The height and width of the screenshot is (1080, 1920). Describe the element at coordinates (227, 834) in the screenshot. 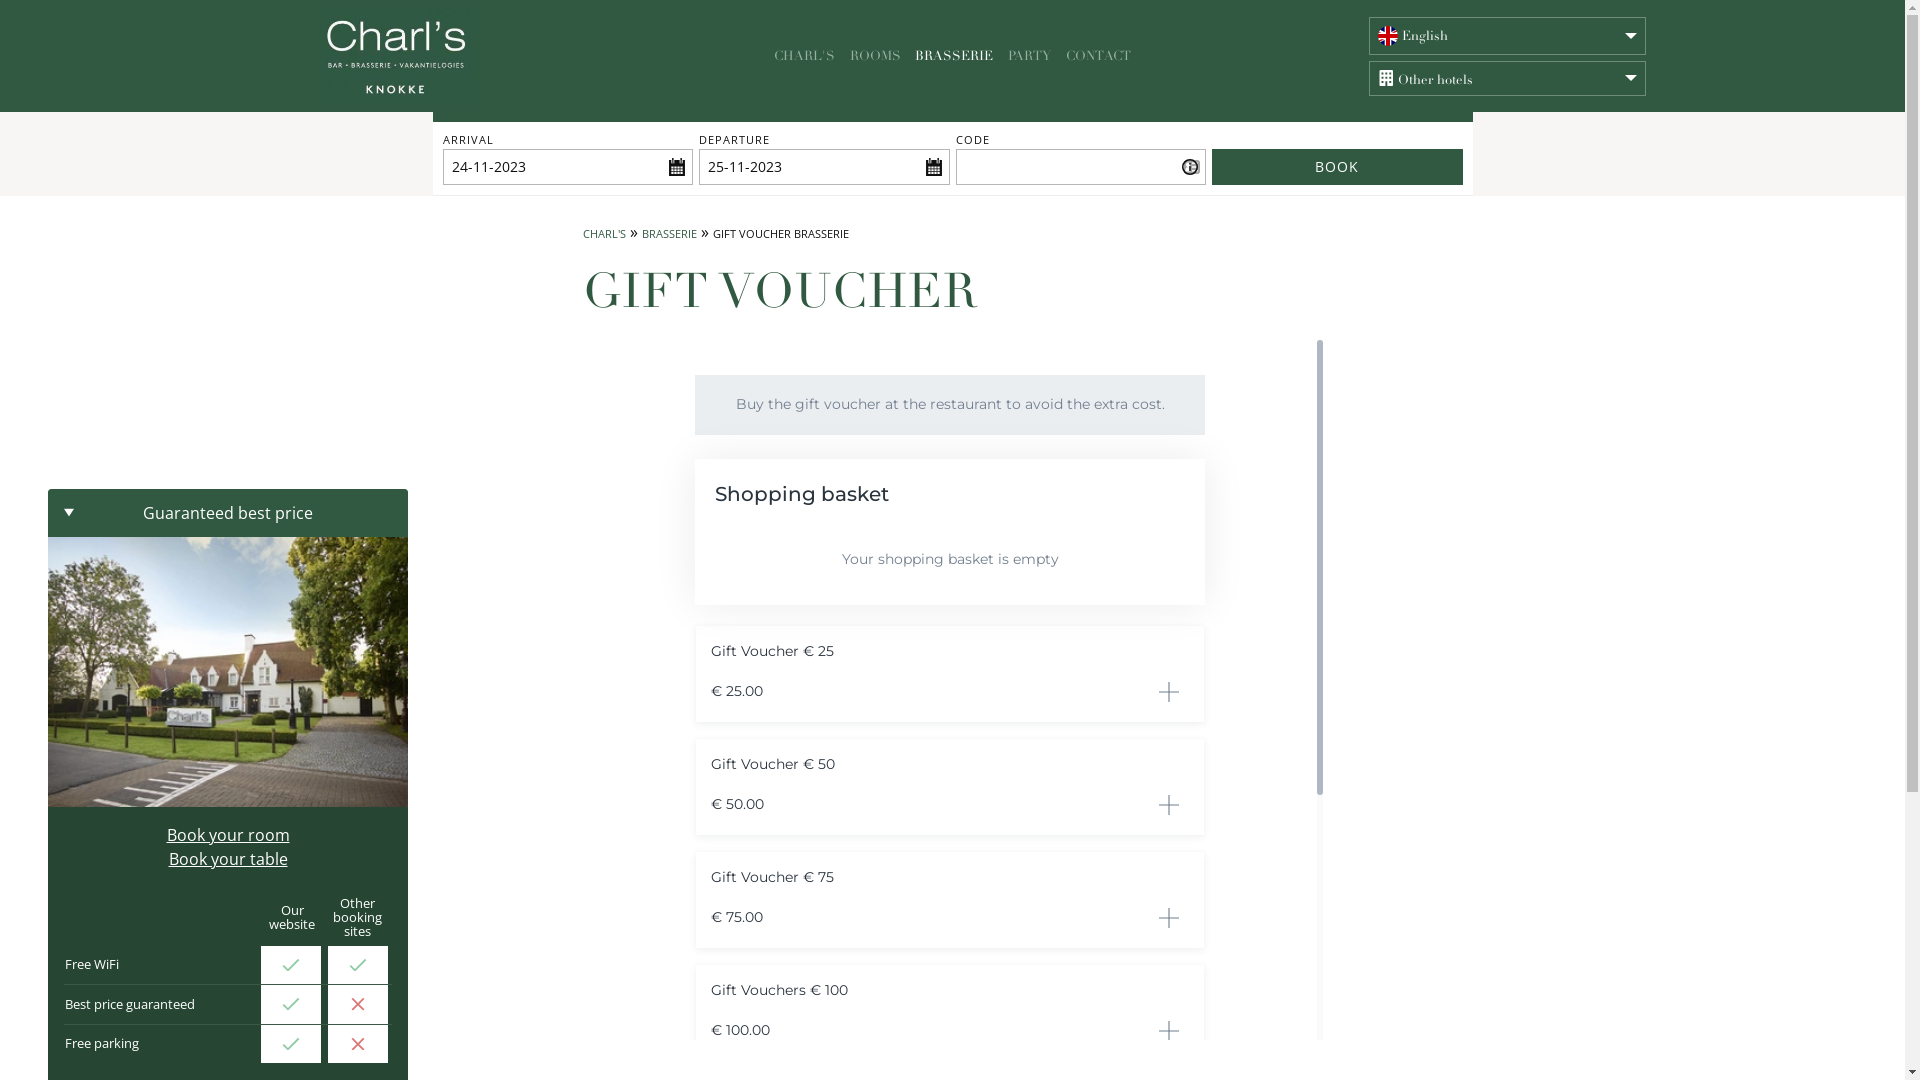

I see `'Book your room'` at that location.